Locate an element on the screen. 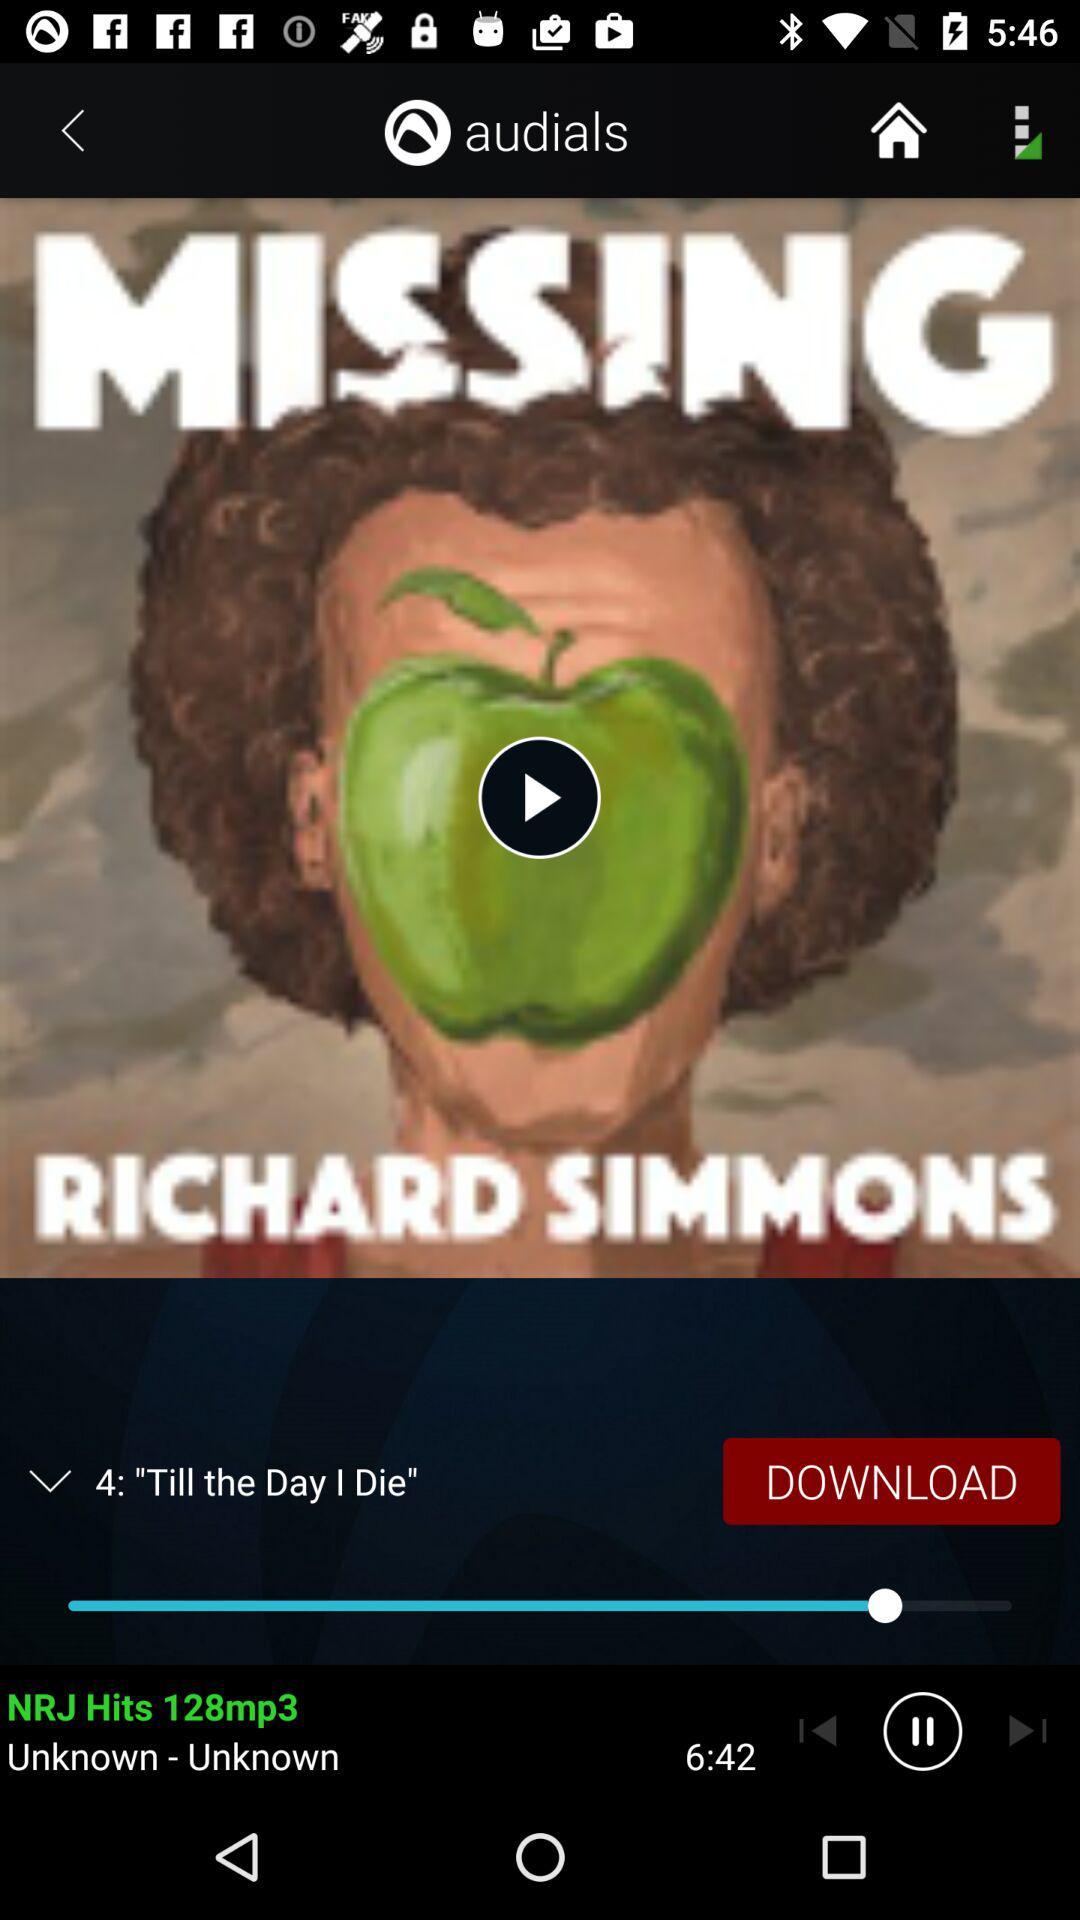 The width and height of the screenshot is (1080, 1920). previous trek is located at coordinates (817, 1730).